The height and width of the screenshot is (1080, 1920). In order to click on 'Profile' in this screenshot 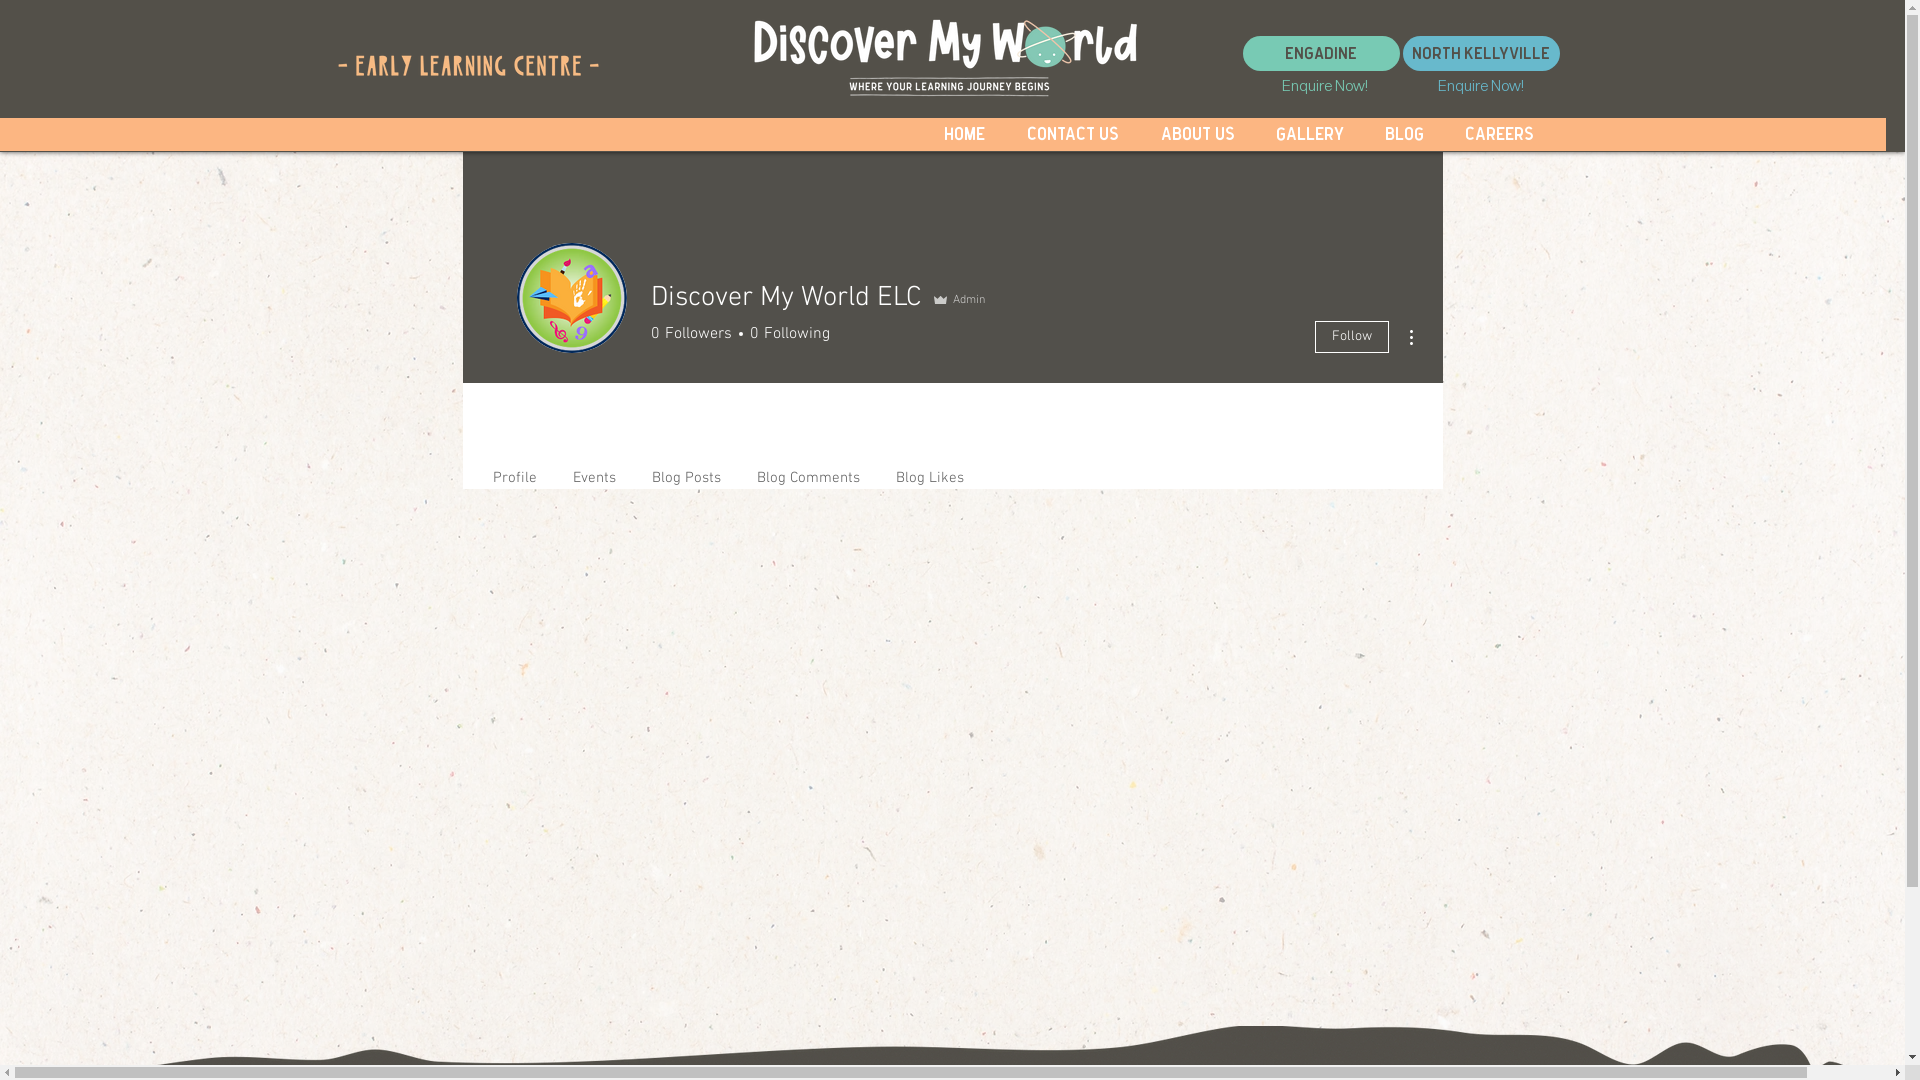, I will do `click(513, 469)`.